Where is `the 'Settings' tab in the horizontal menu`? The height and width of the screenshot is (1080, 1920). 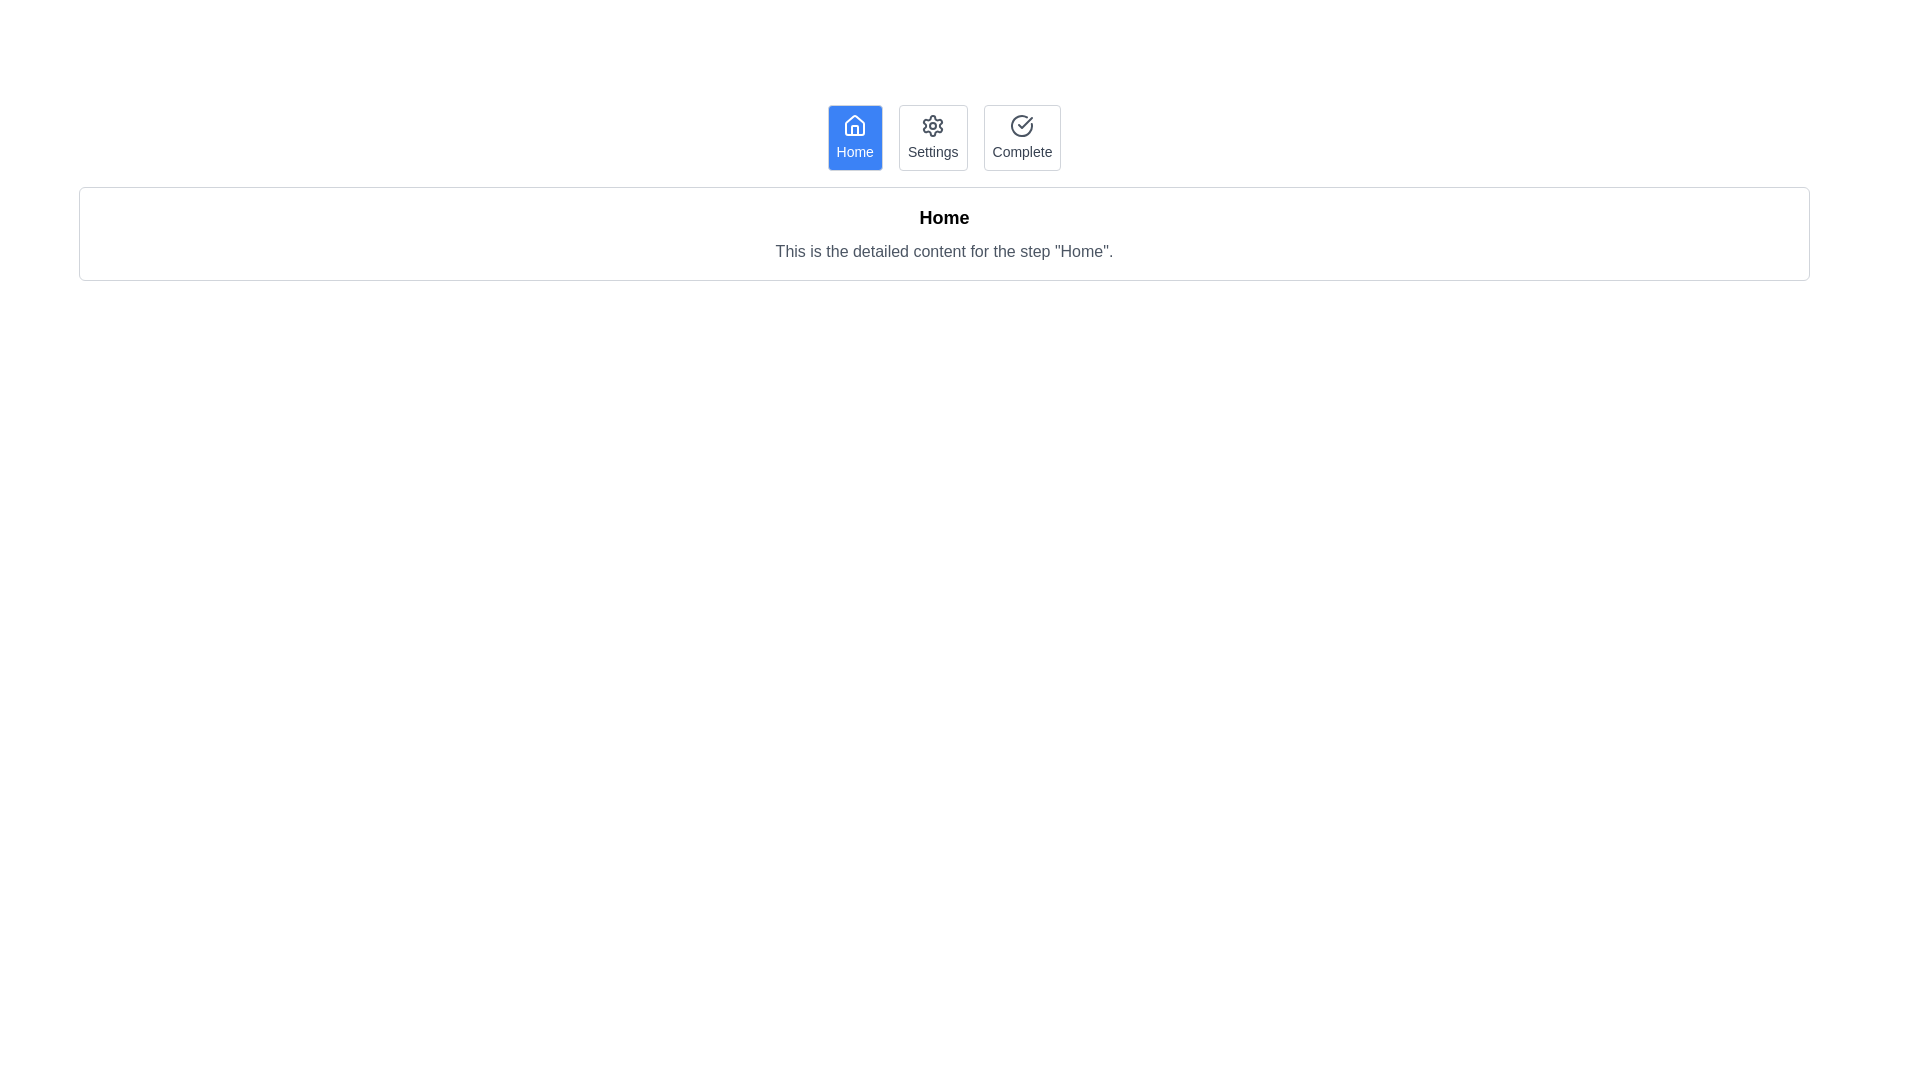 the 'Settings' tab in the horizontal menu is located at coordinates (943, 137).